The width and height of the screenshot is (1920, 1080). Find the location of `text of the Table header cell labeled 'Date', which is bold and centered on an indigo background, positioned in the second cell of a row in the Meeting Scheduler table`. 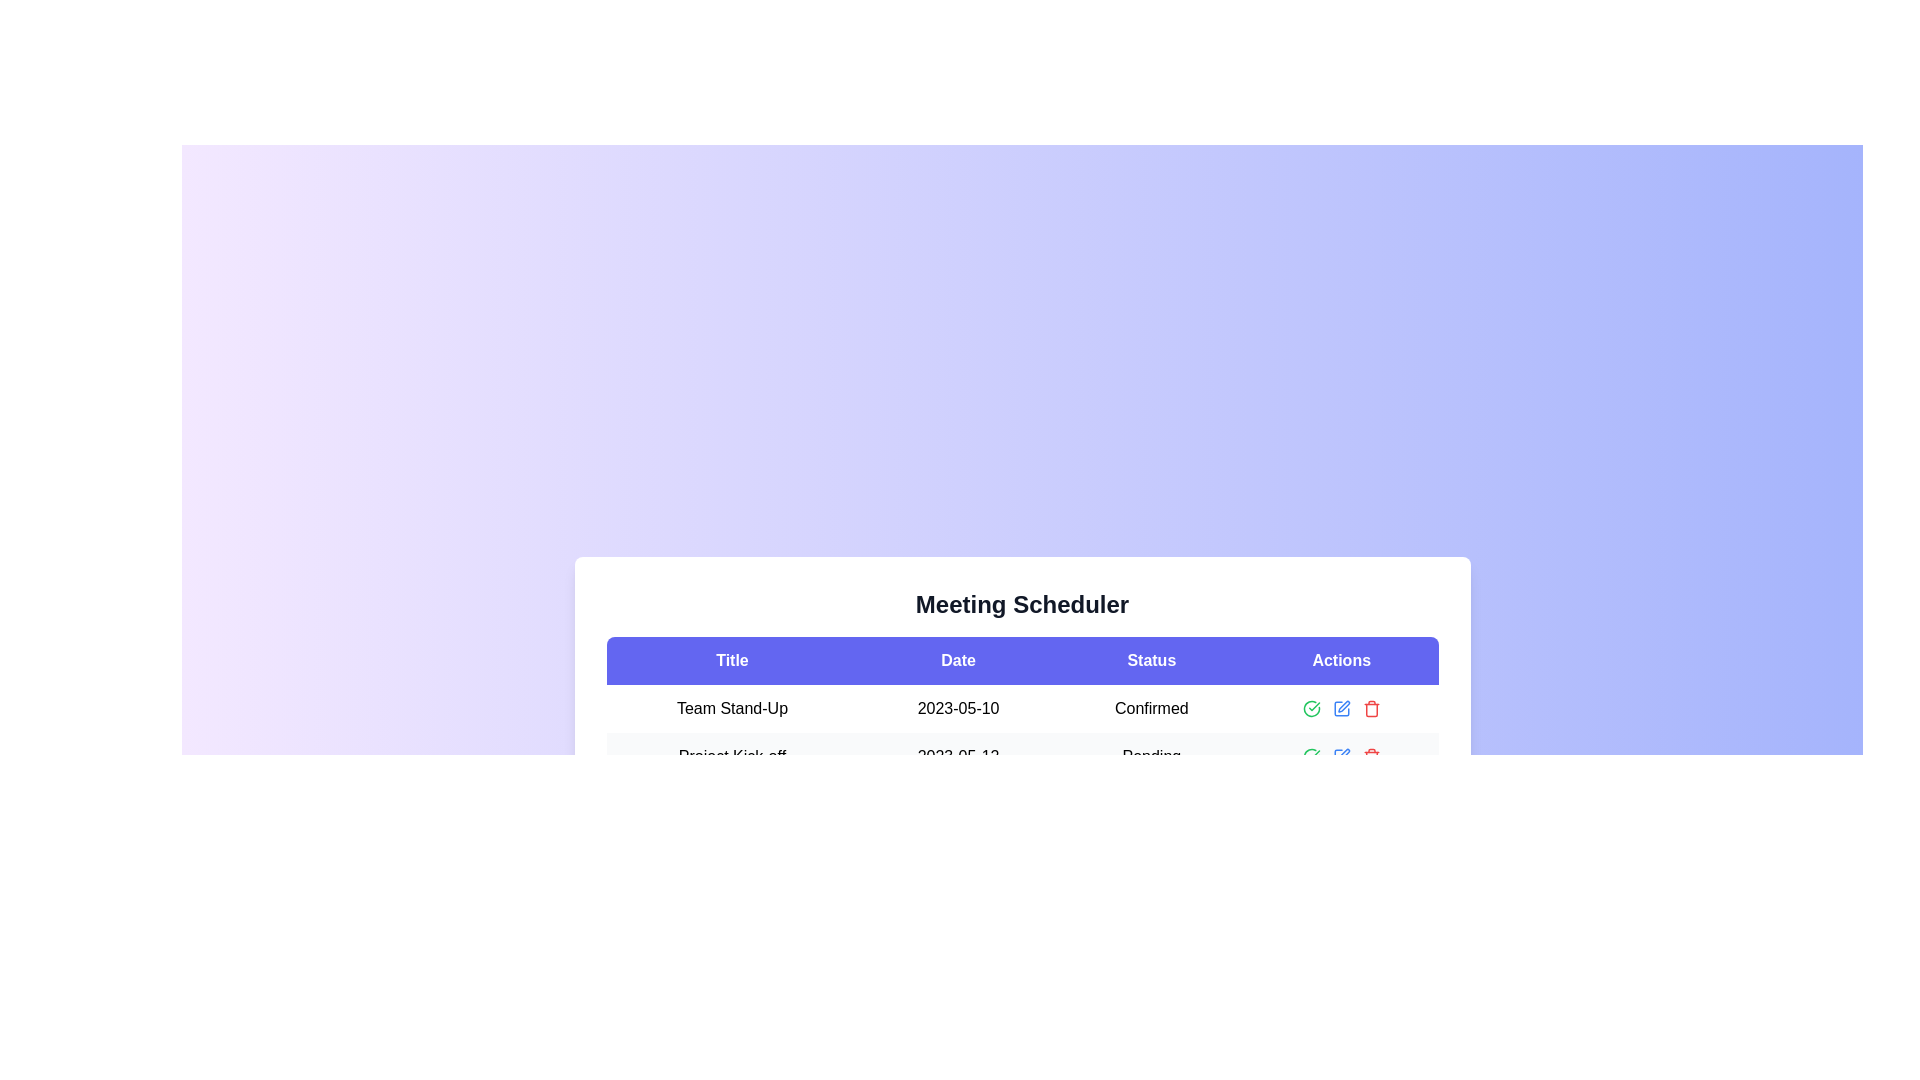

text of the Table header cell labeled 'Date', which is bold and centered on an indigo background, positioned in the second cell of a row in the Meeting Scheduler table is located at coordinates (957, 660).